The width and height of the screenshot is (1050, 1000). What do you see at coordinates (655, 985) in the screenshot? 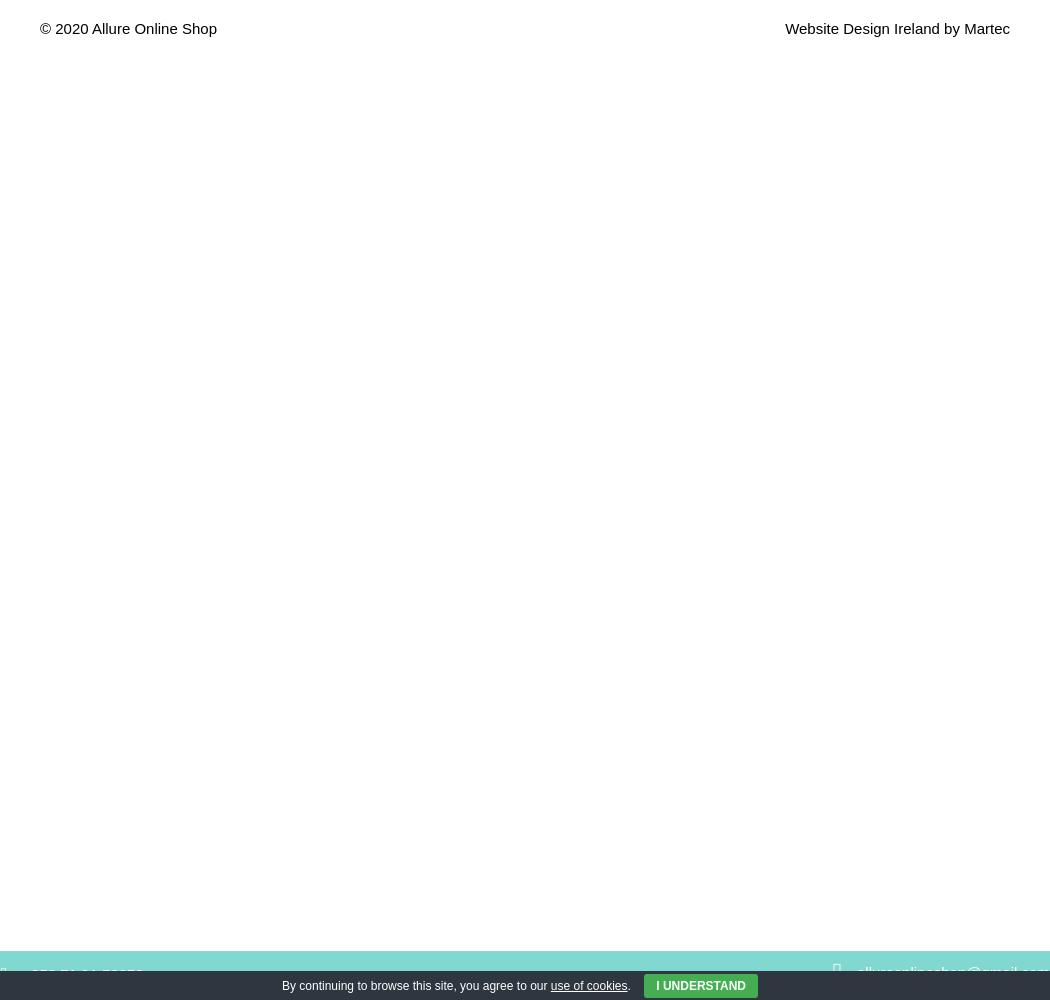
I see `'I Understand'` at bounding box center [655, 985].